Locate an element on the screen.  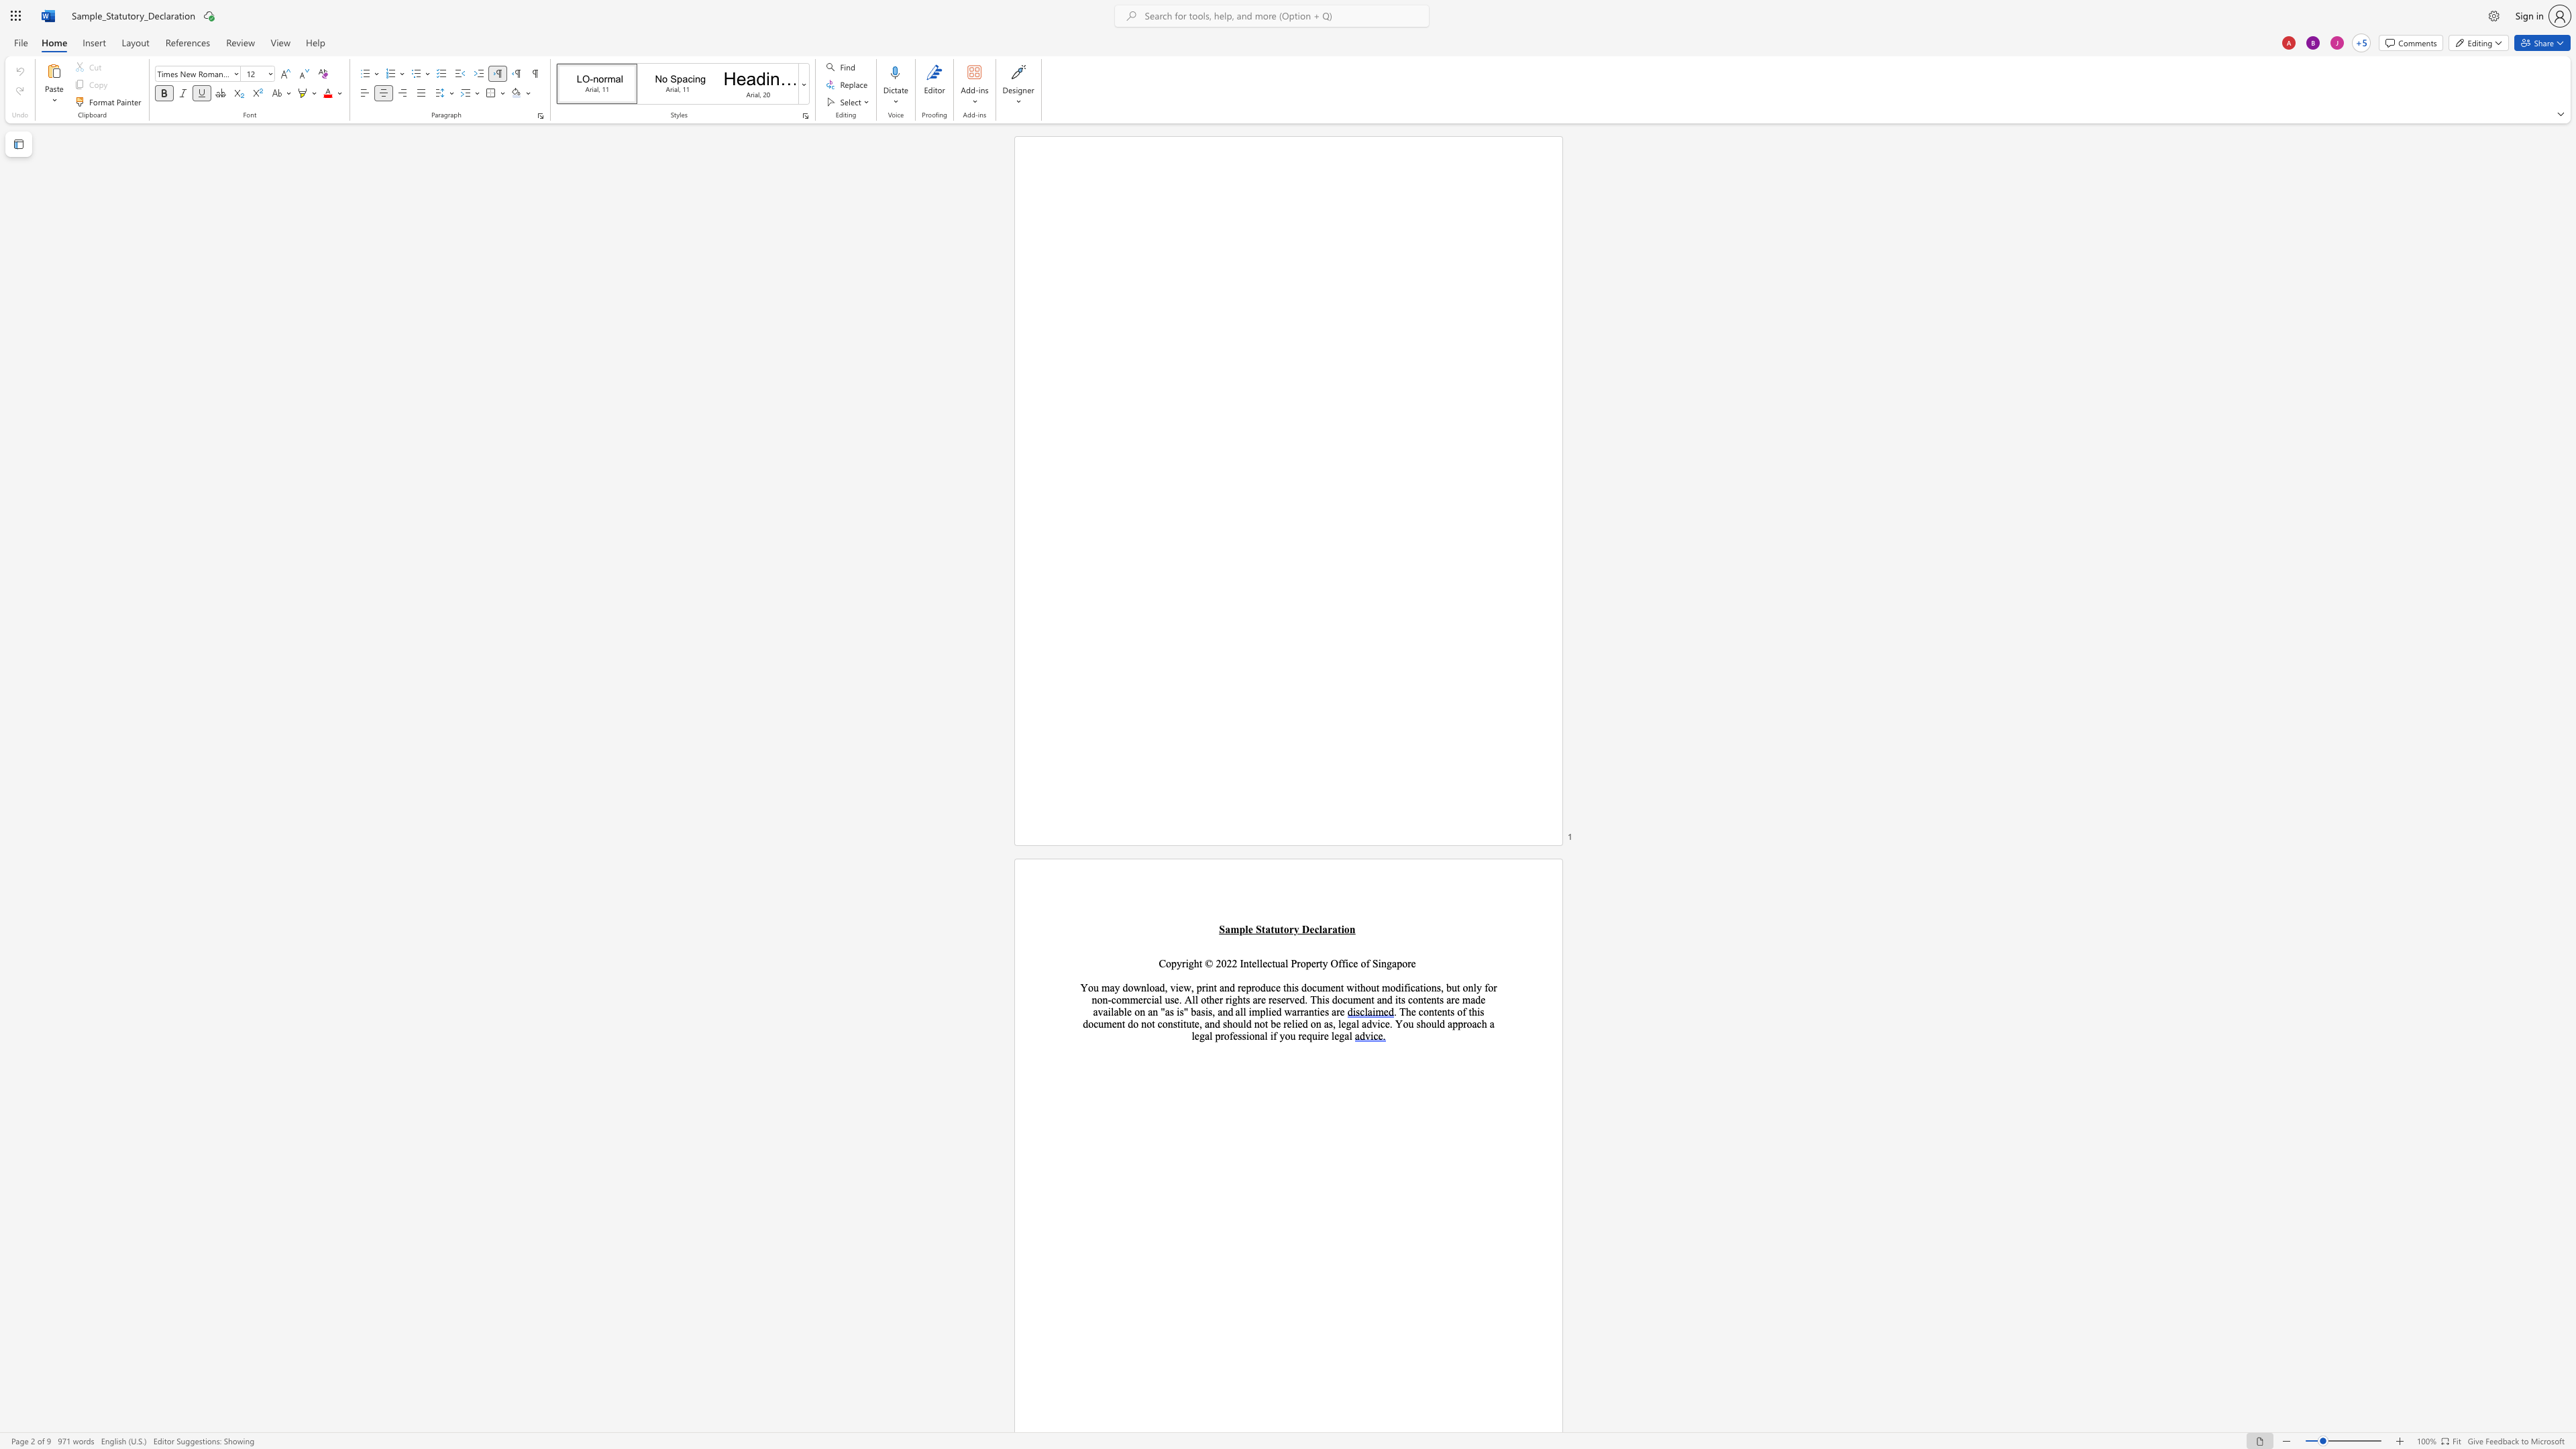
the 1th character "t" in the text is located at coordinates (1152, 1023).